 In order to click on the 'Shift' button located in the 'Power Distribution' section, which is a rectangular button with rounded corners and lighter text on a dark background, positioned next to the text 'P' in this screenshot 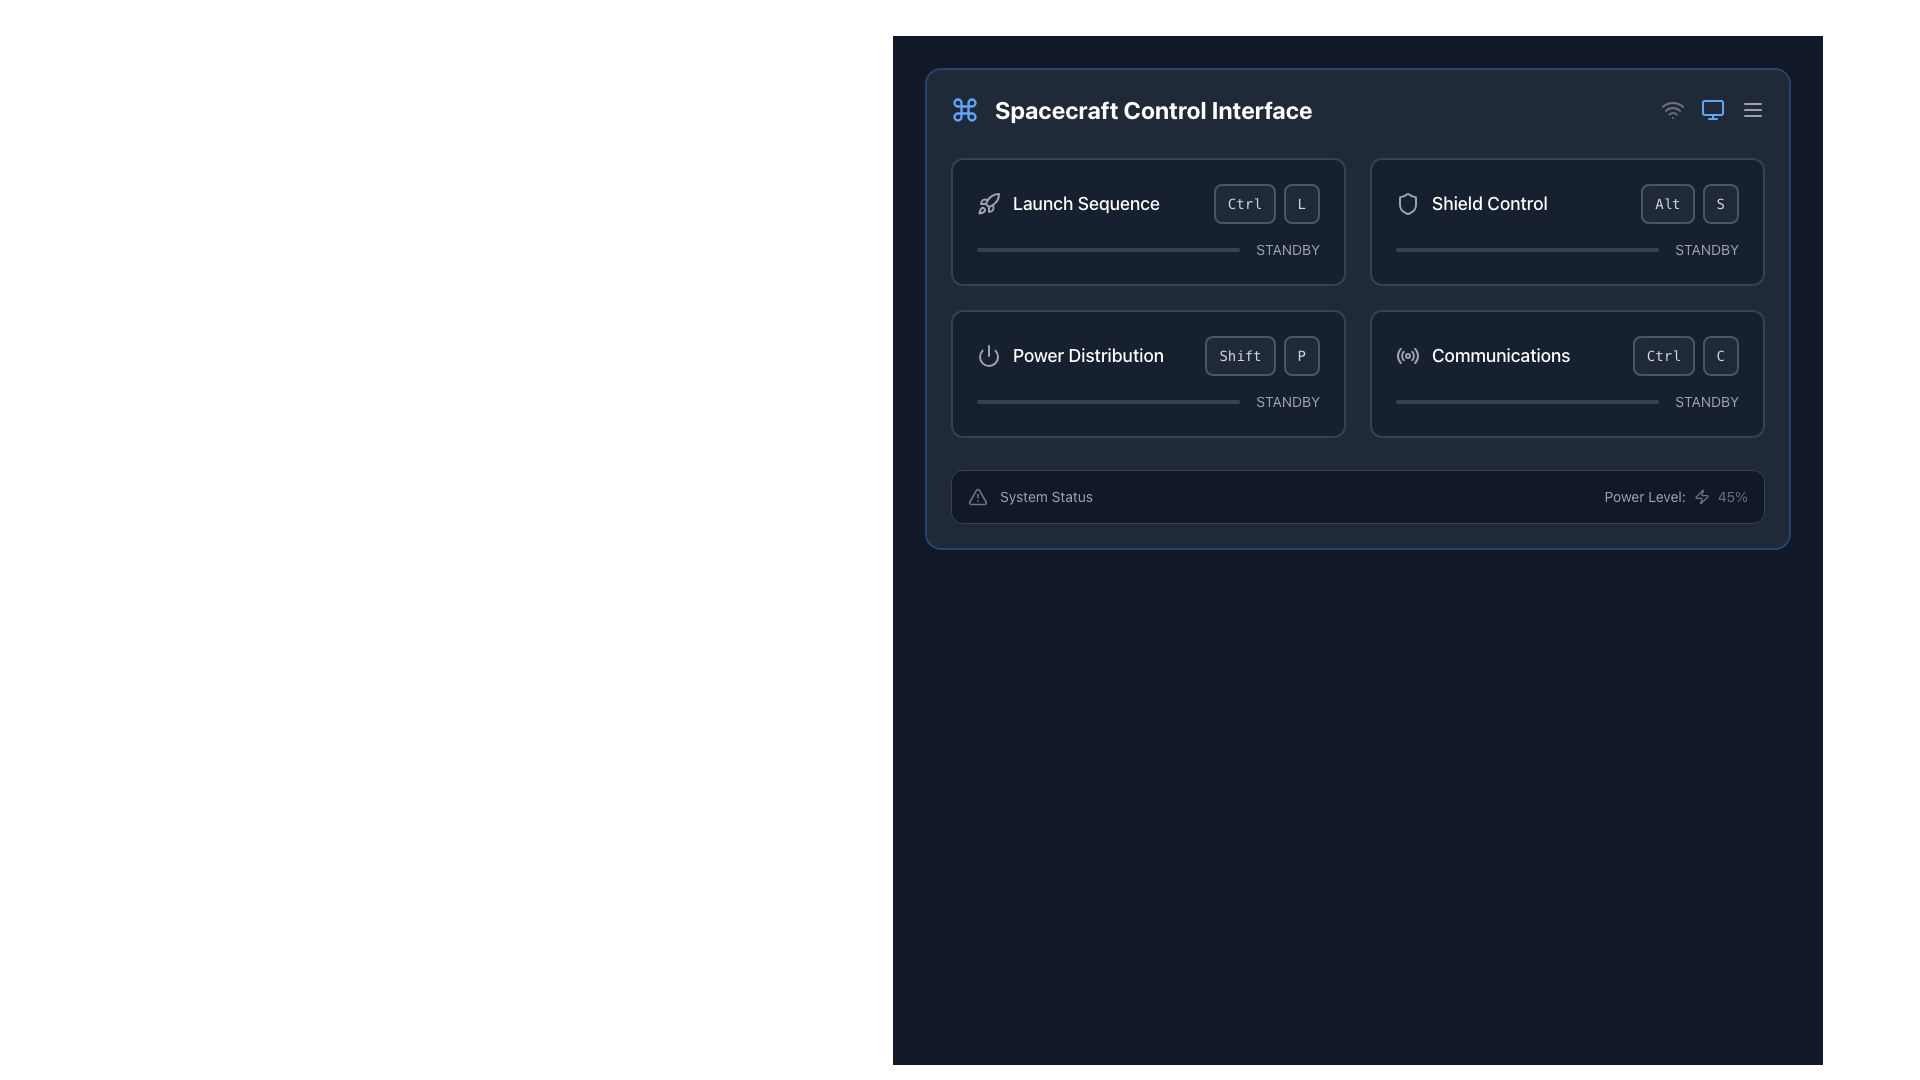, I will do `click(1261, 354)`.